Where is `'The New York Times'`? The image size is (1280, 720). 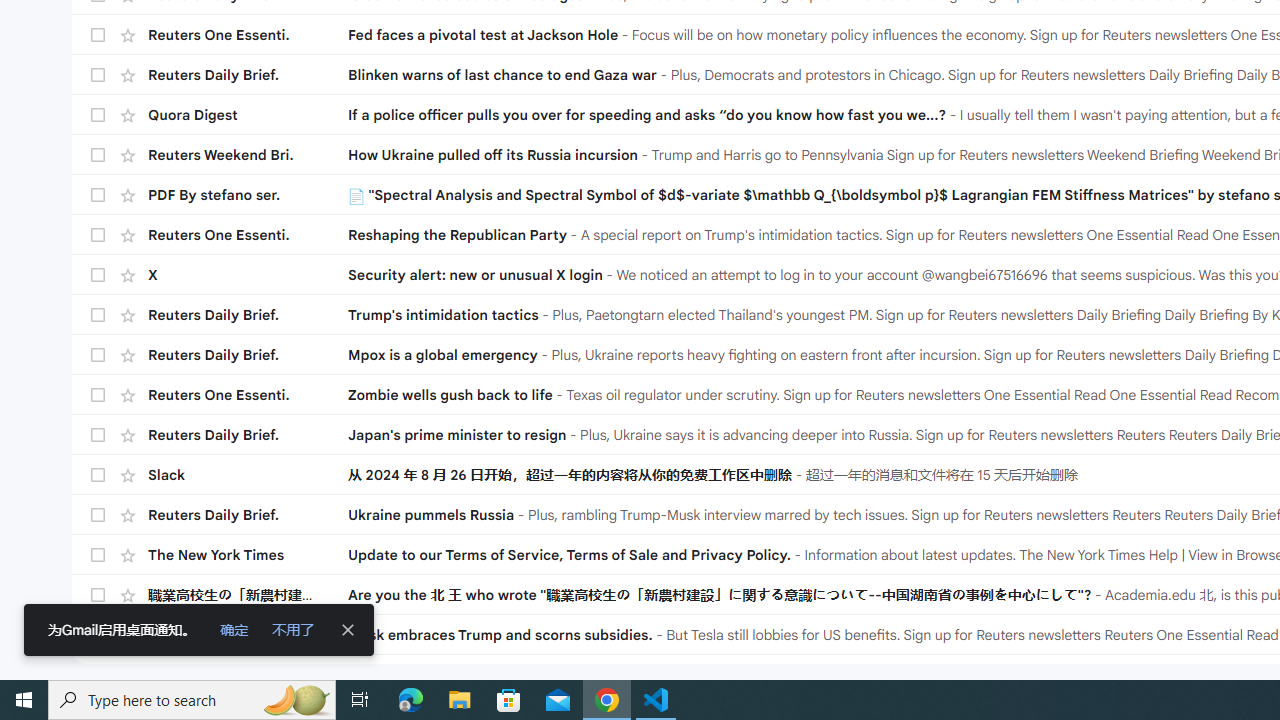 'The New York Times' is located at coordinates (247, 555).